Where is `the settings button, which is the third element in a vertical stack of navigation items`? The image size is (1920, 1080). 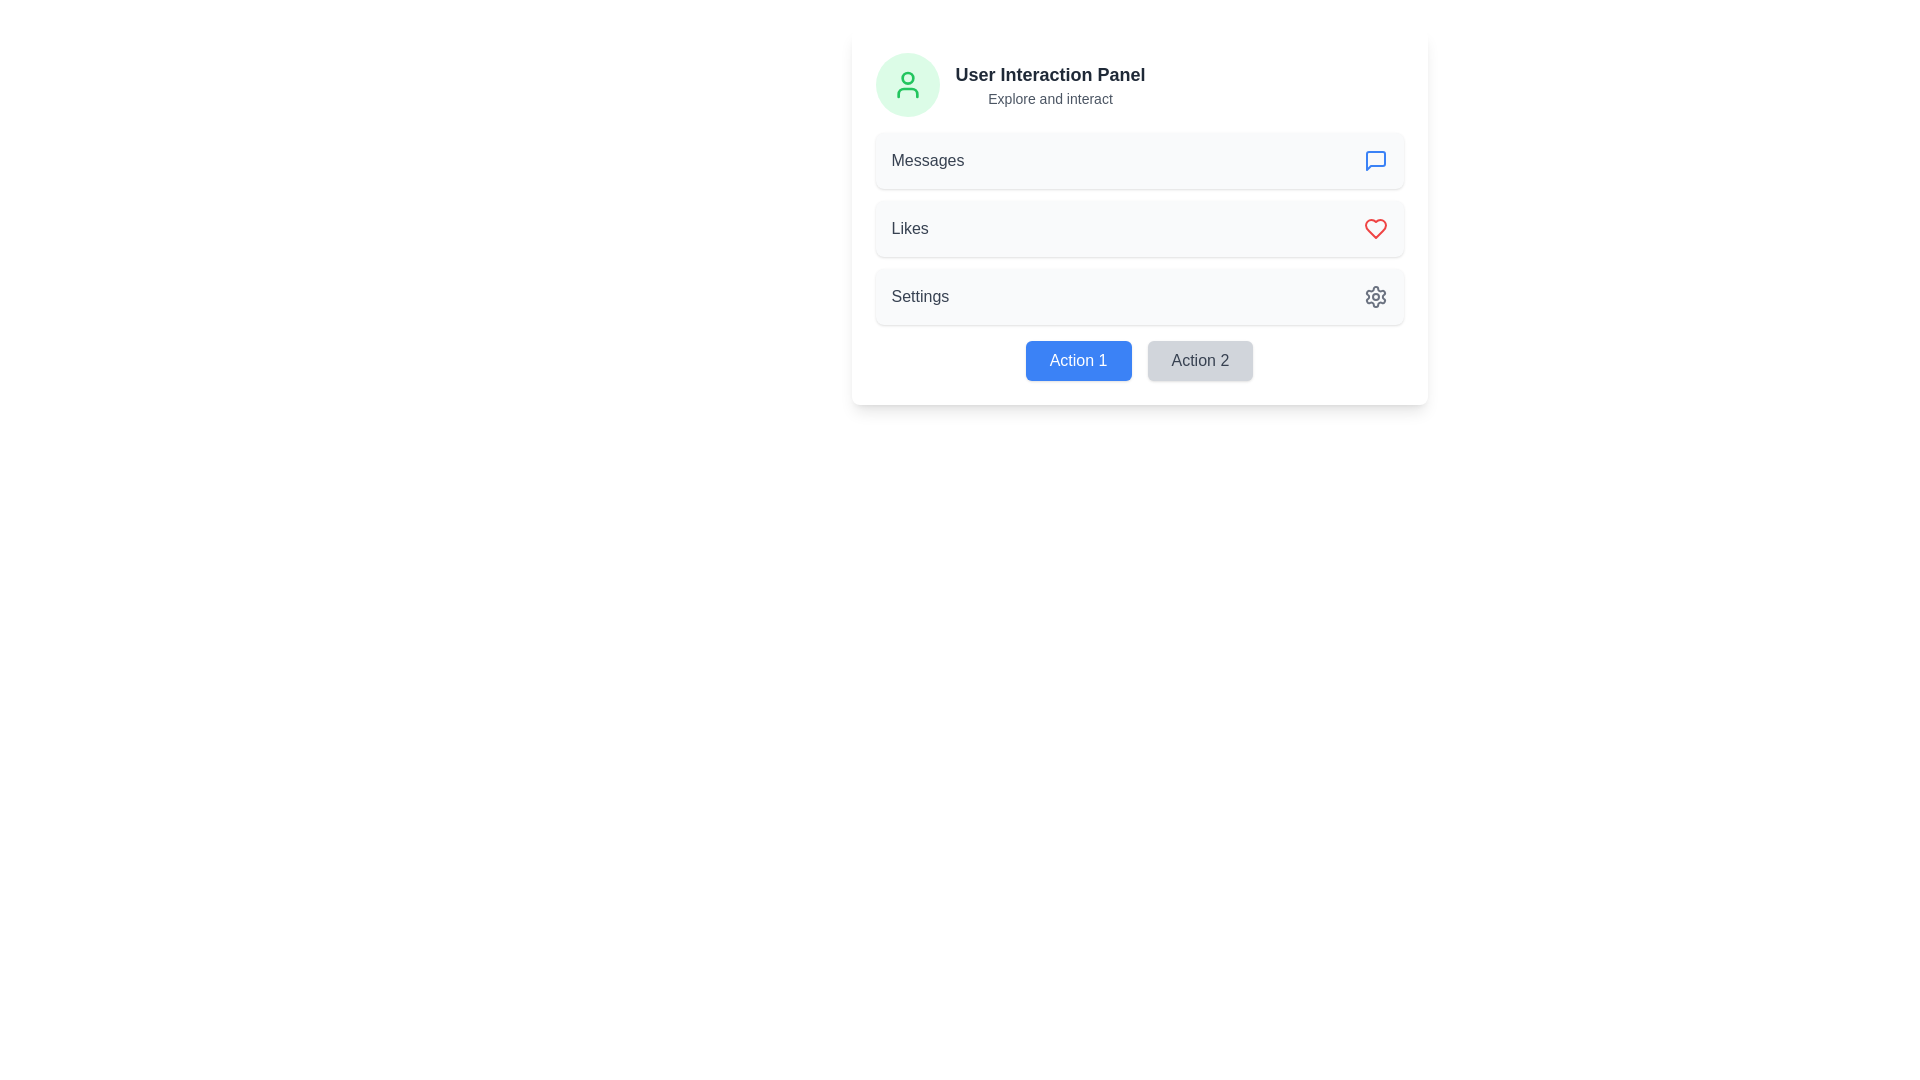
the settings button, which is the third element in a vertical stack of navigation items is located at coordinates (1139, 297).